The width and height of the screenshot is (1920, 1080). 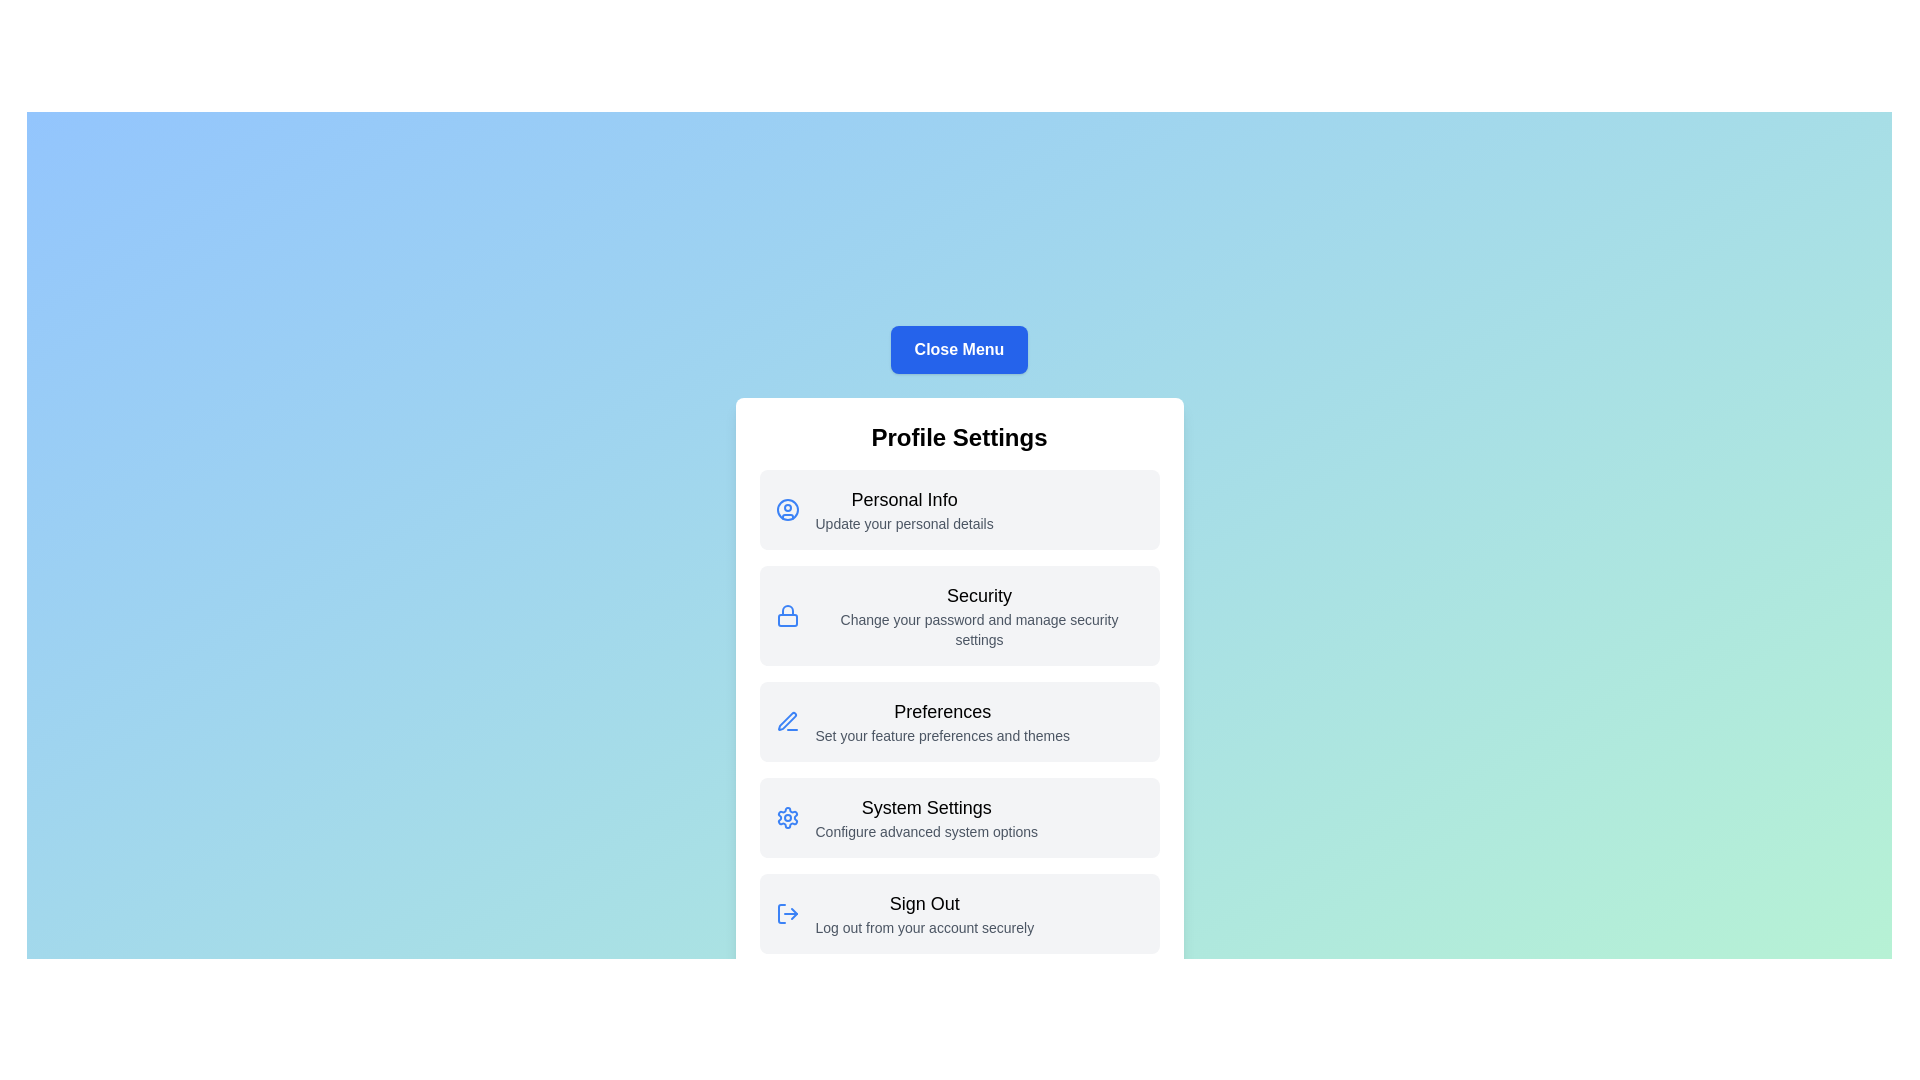 I want to click on the icon associated with the menu item Personal Info, so click(x=786, y=508).